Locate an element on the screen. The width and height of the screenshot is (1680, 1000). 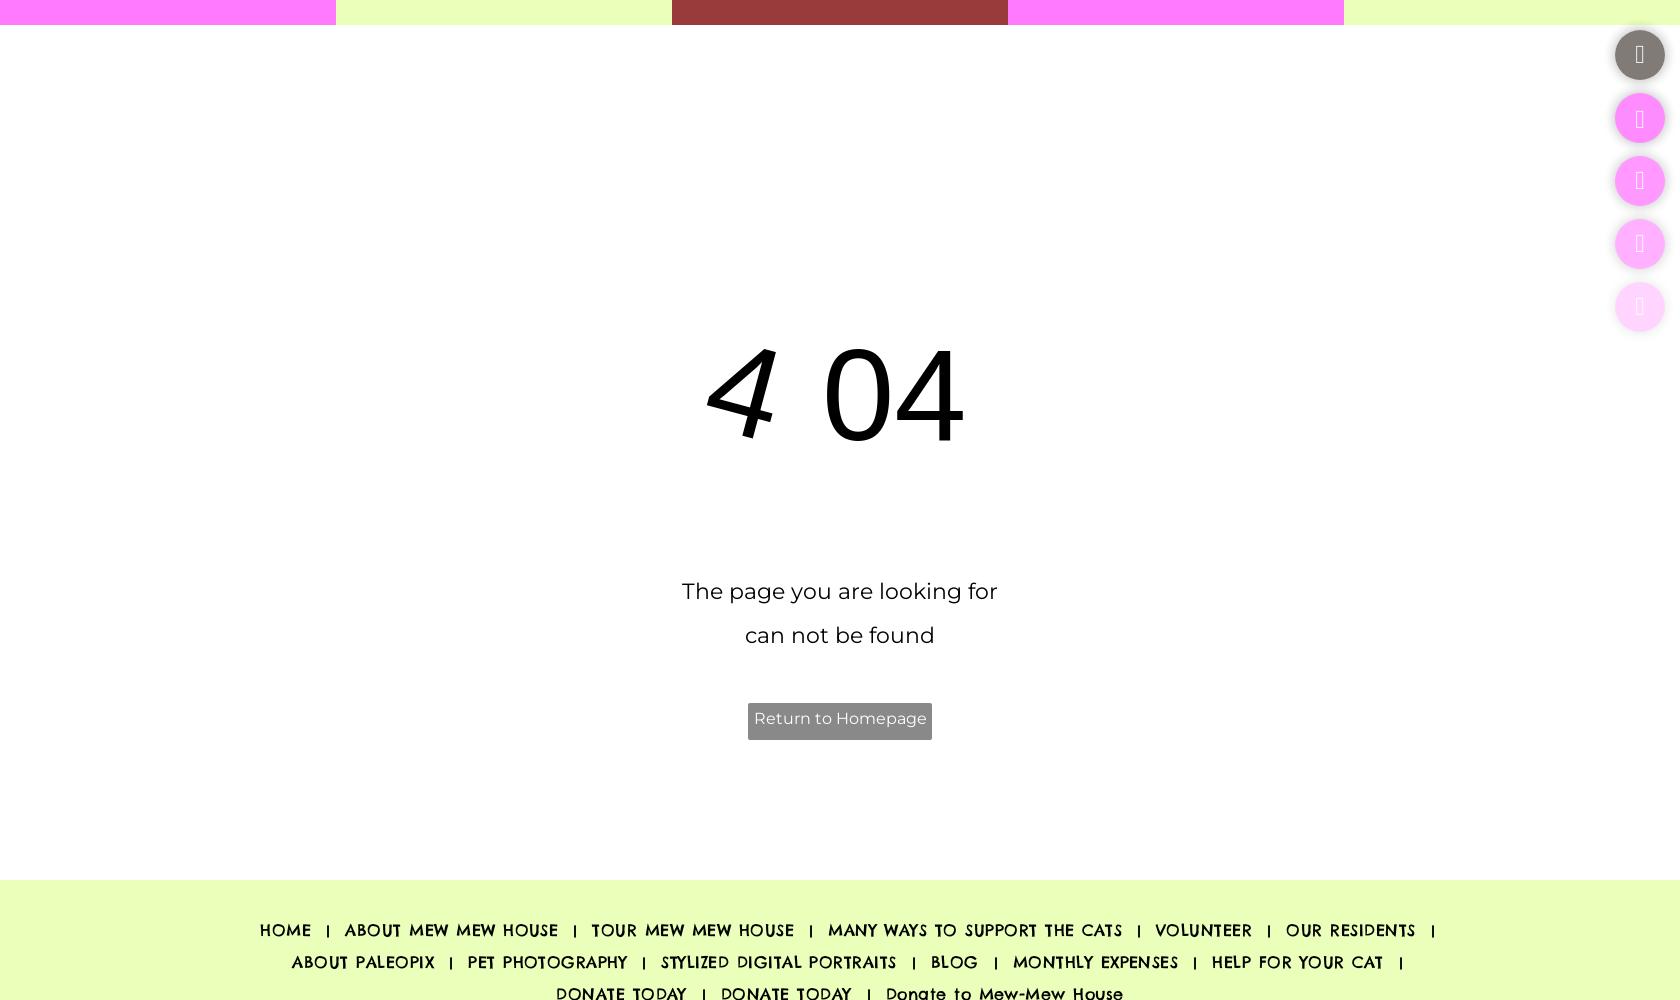
'04' is located at coordinates (875, 395).